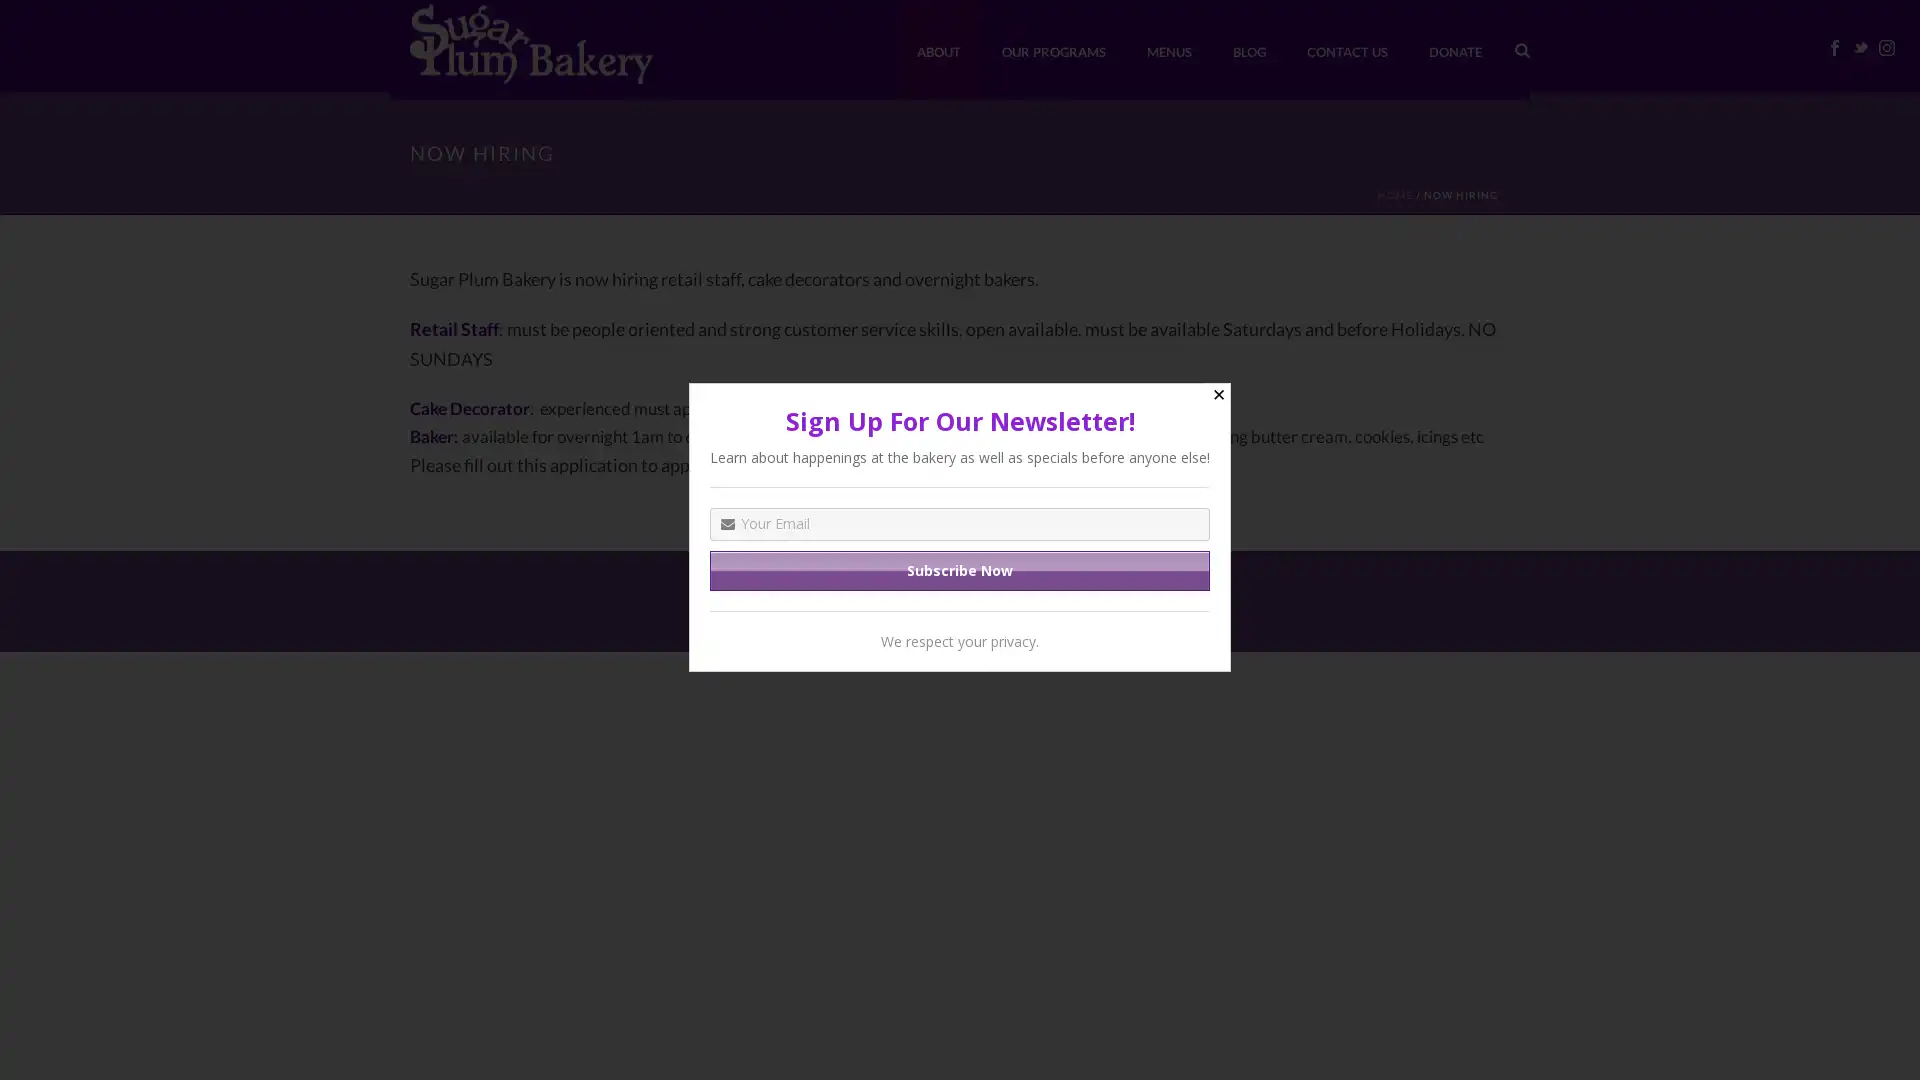 The height and width of the screenshot is (1080, 1920). Describe the element at coordinates (1217, 395) in the screenshot. I see `Close` at that location.